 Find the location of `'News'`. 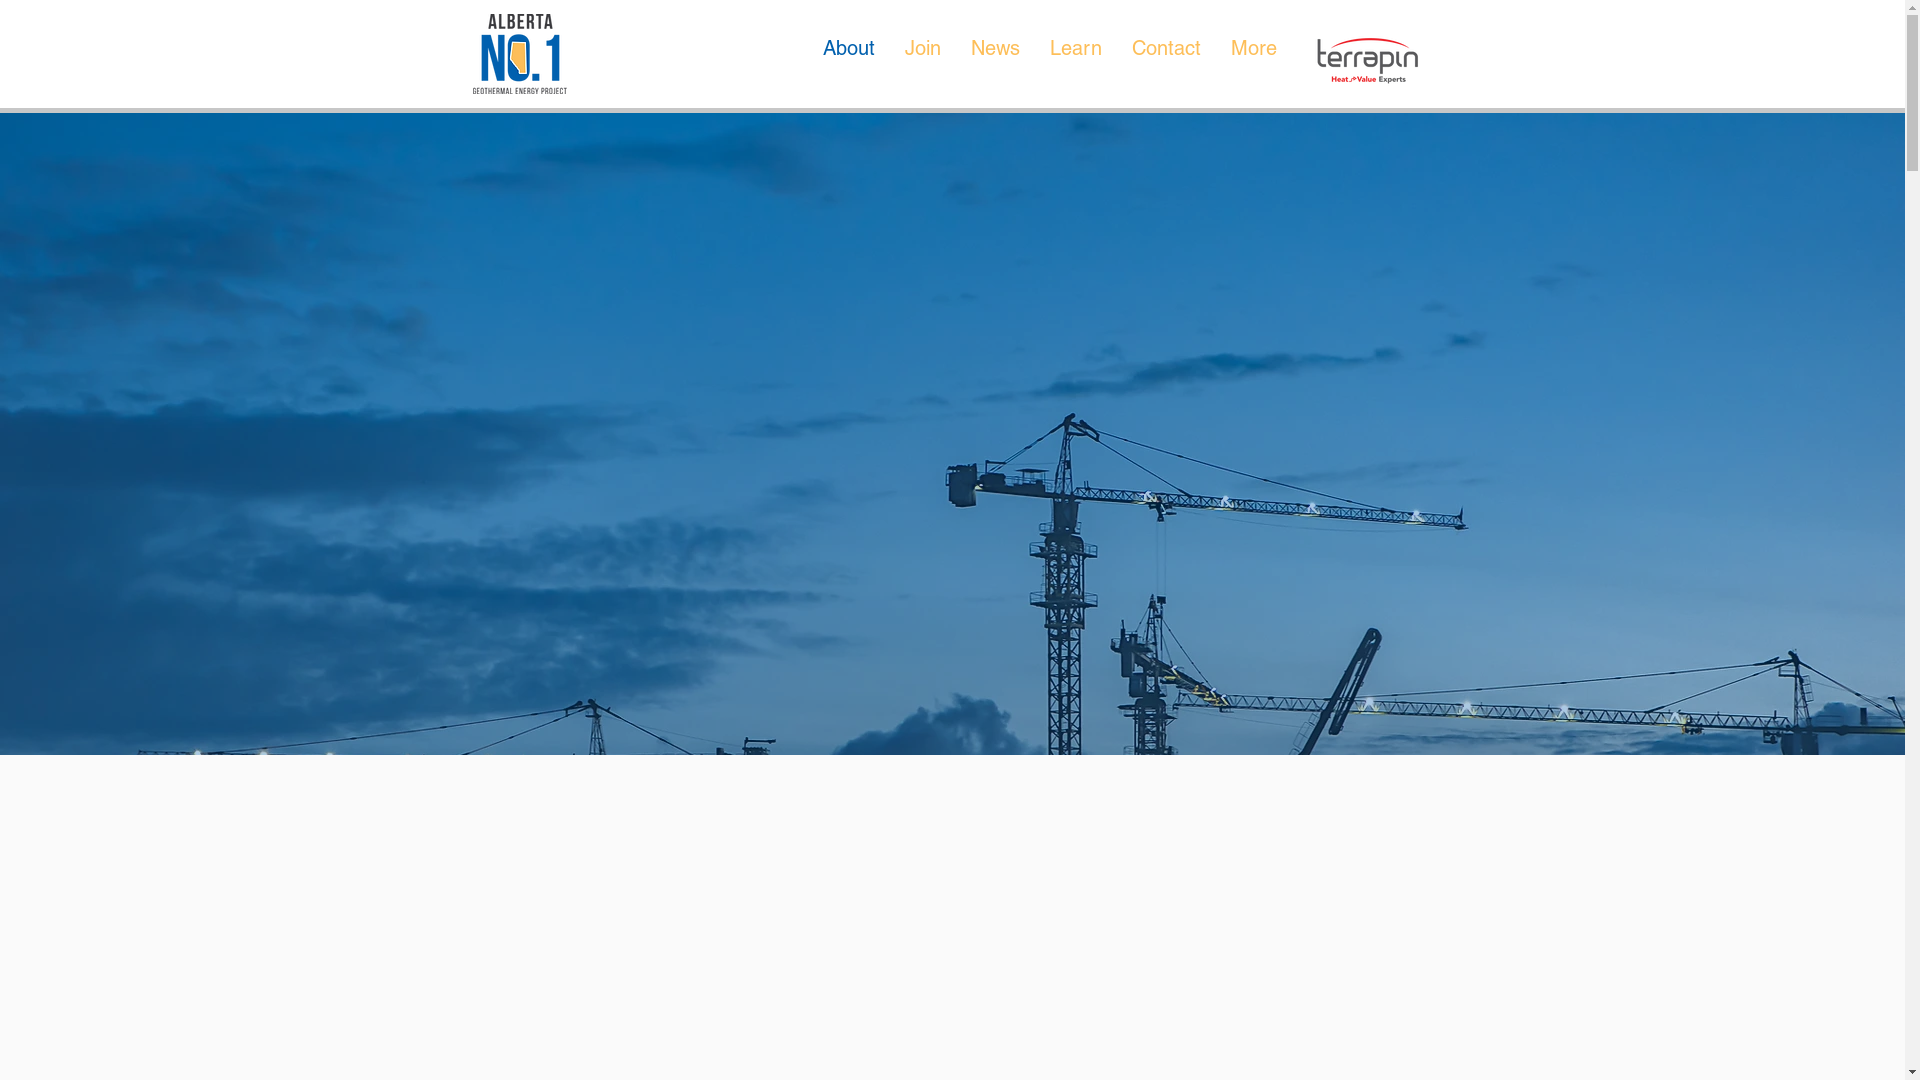

'News' is located at coordinates (995, 57).